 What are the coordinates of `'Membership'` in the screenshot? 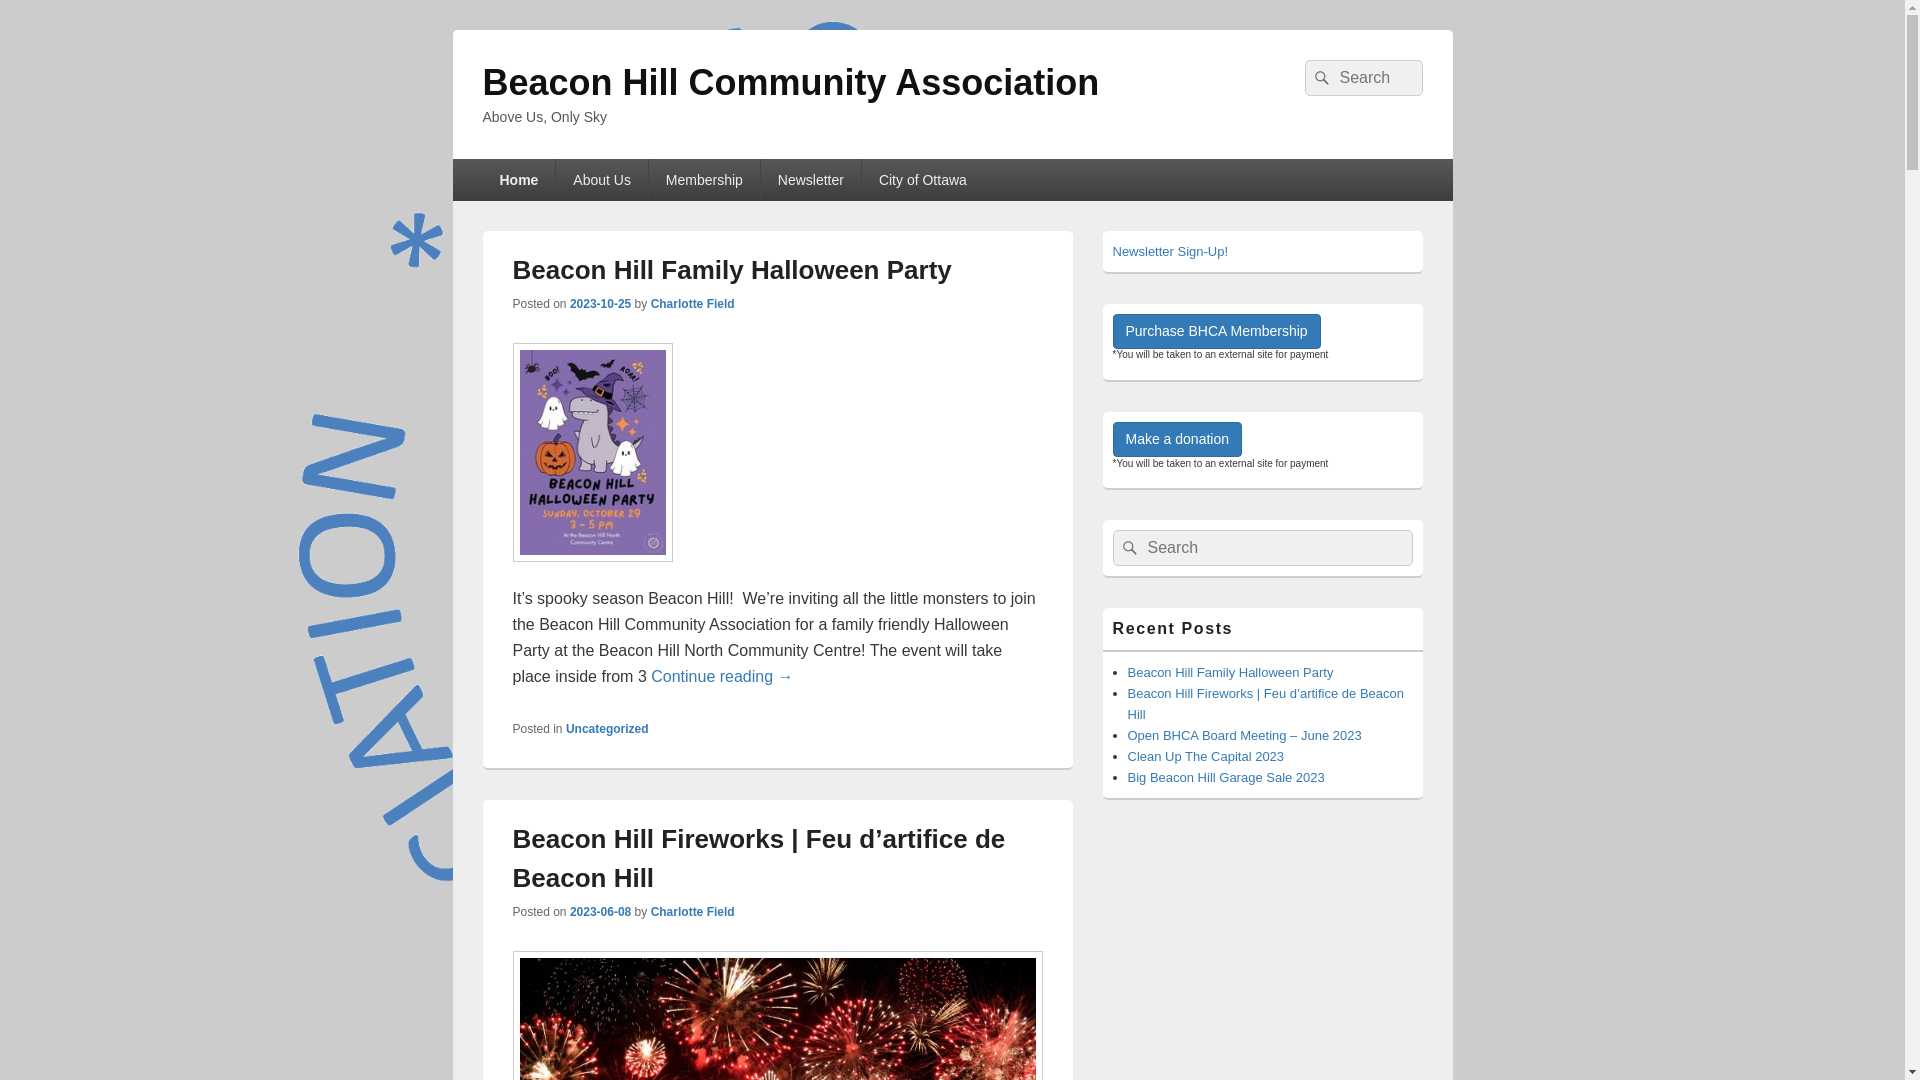 It's located at (704, 180).